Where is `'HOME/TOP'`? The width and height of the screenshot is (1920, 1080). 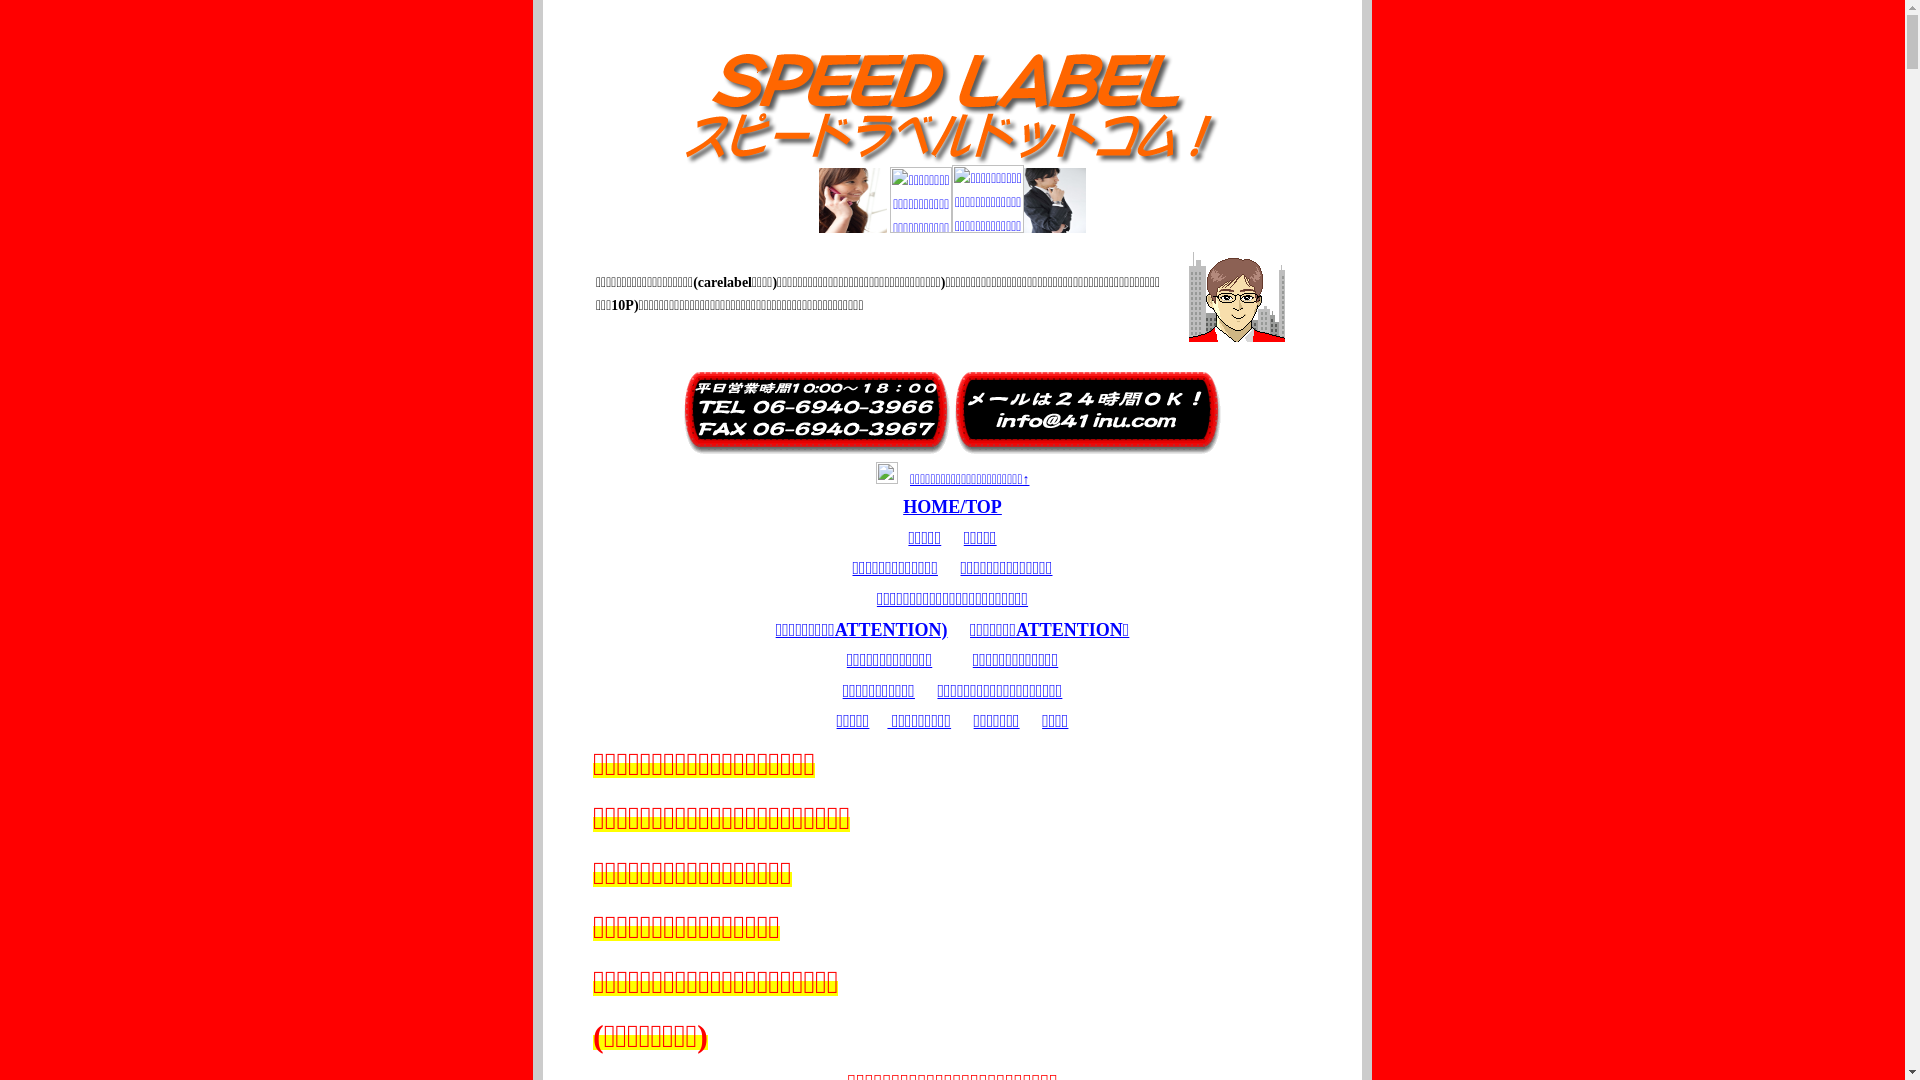
'HOME/TOP' is located at coordinates (951, 505).